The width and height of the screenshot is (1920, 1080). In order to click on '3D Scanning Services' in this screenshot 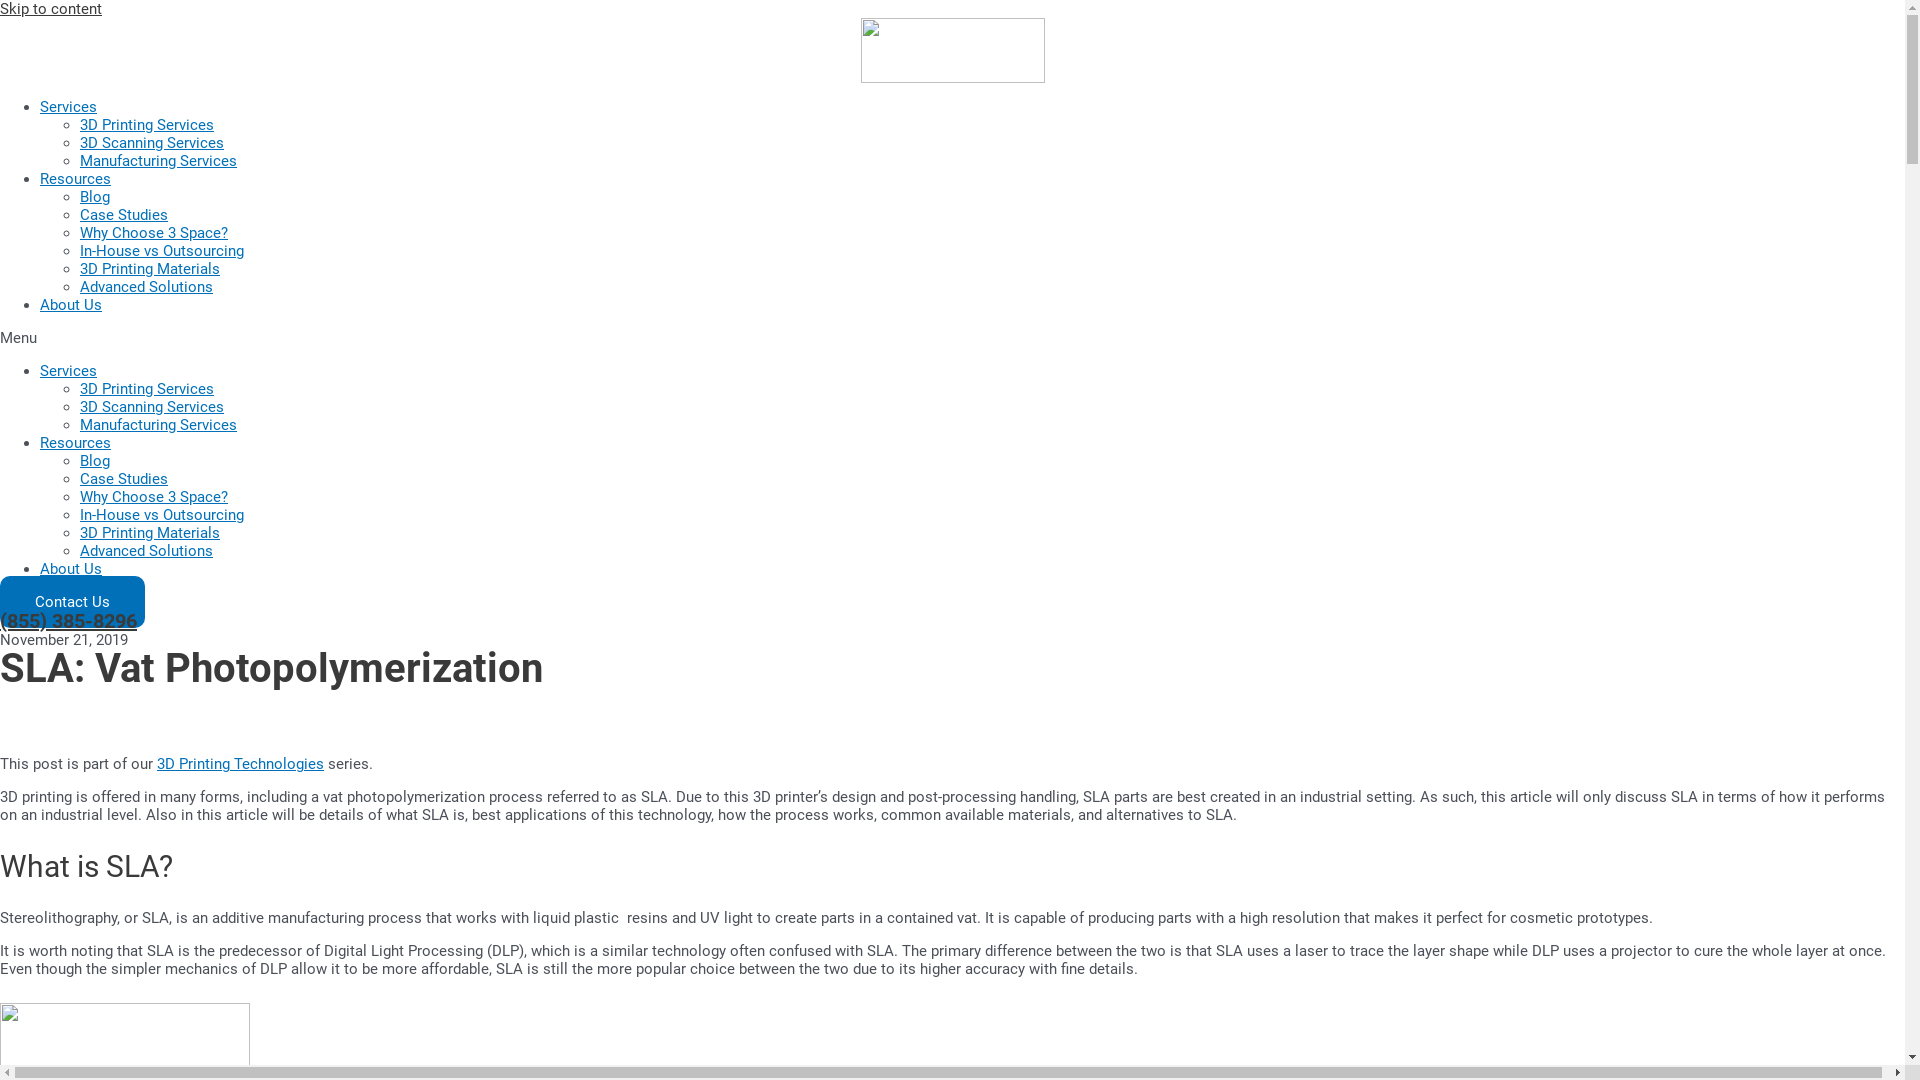, I will do `click(80, 141)`.